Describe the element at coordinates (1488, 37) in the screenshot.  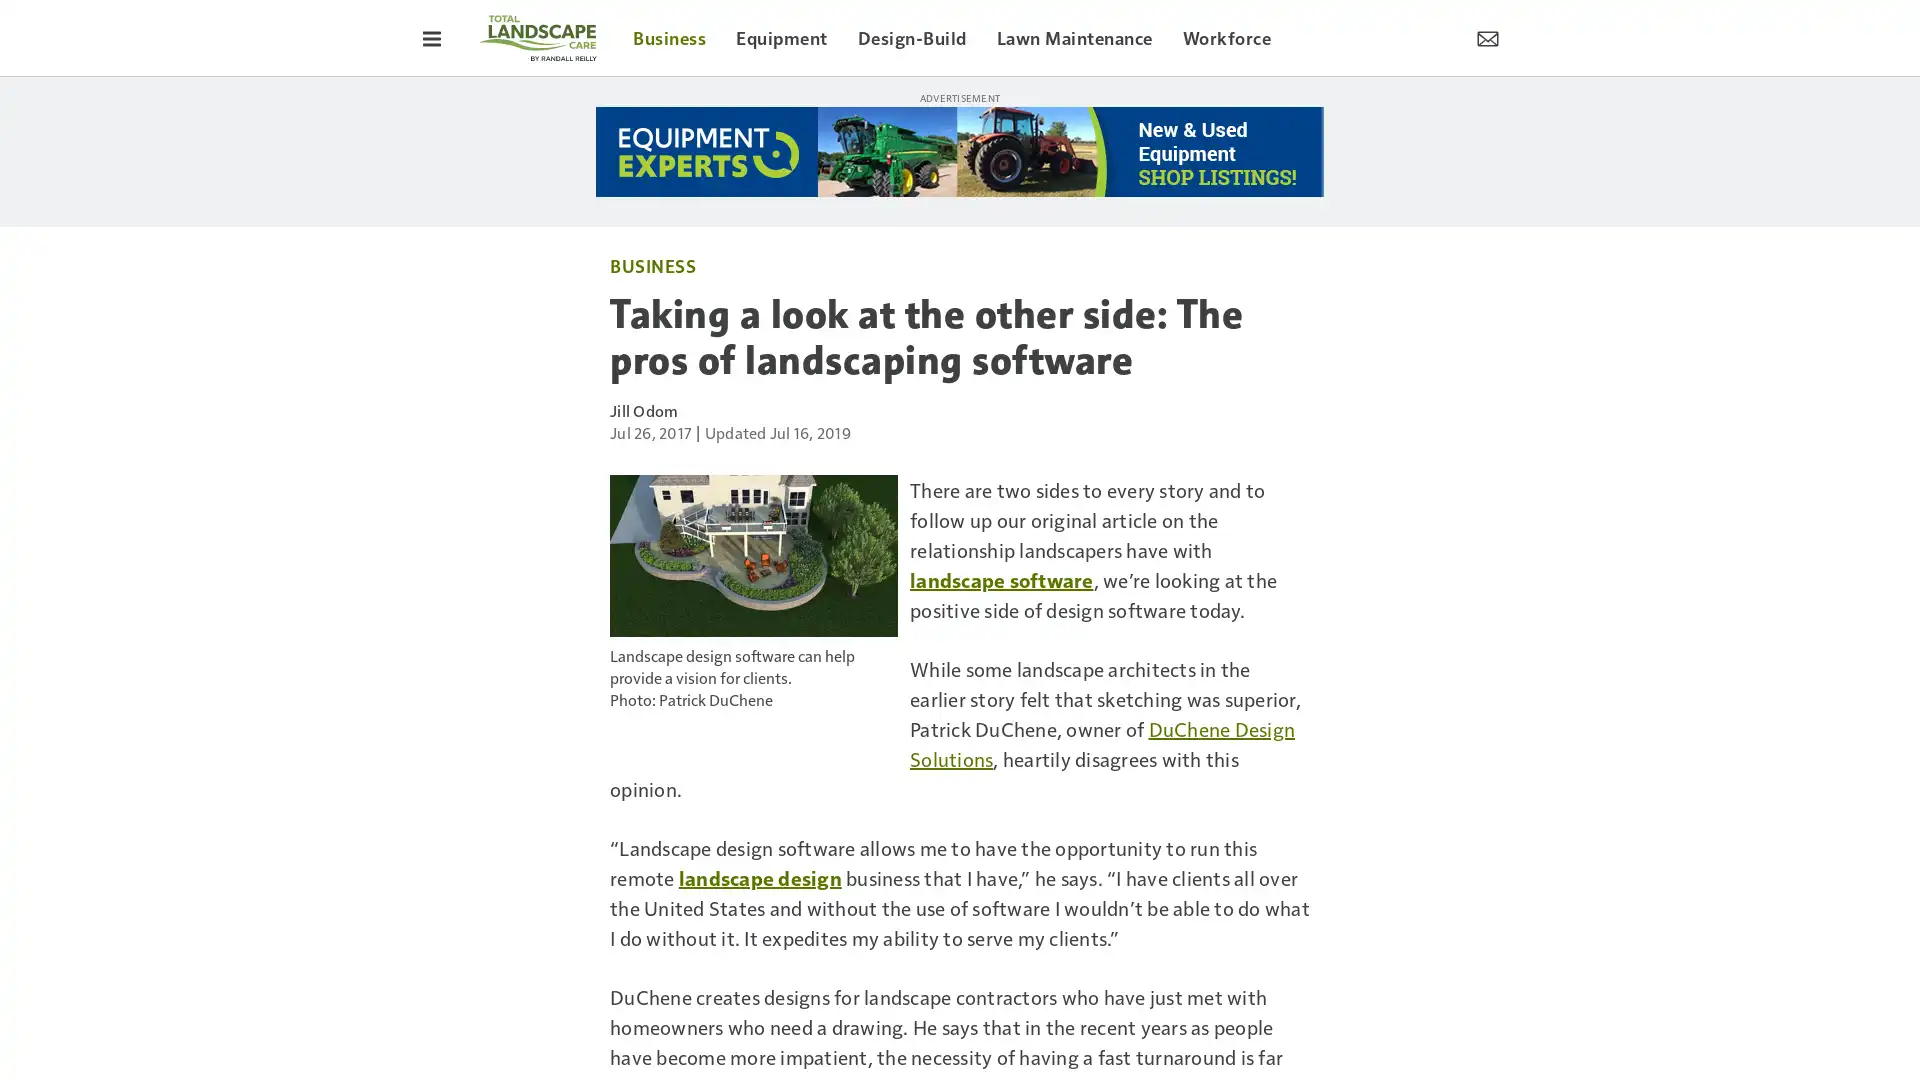
I see `Newsletter Menu Toggle` at that location.